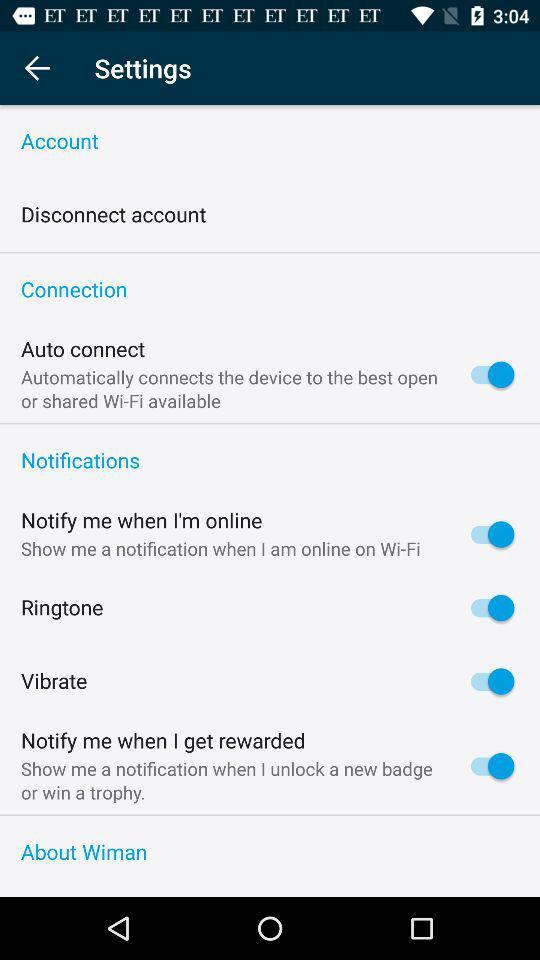  I want to click on item next to settings, so click(36, 68).